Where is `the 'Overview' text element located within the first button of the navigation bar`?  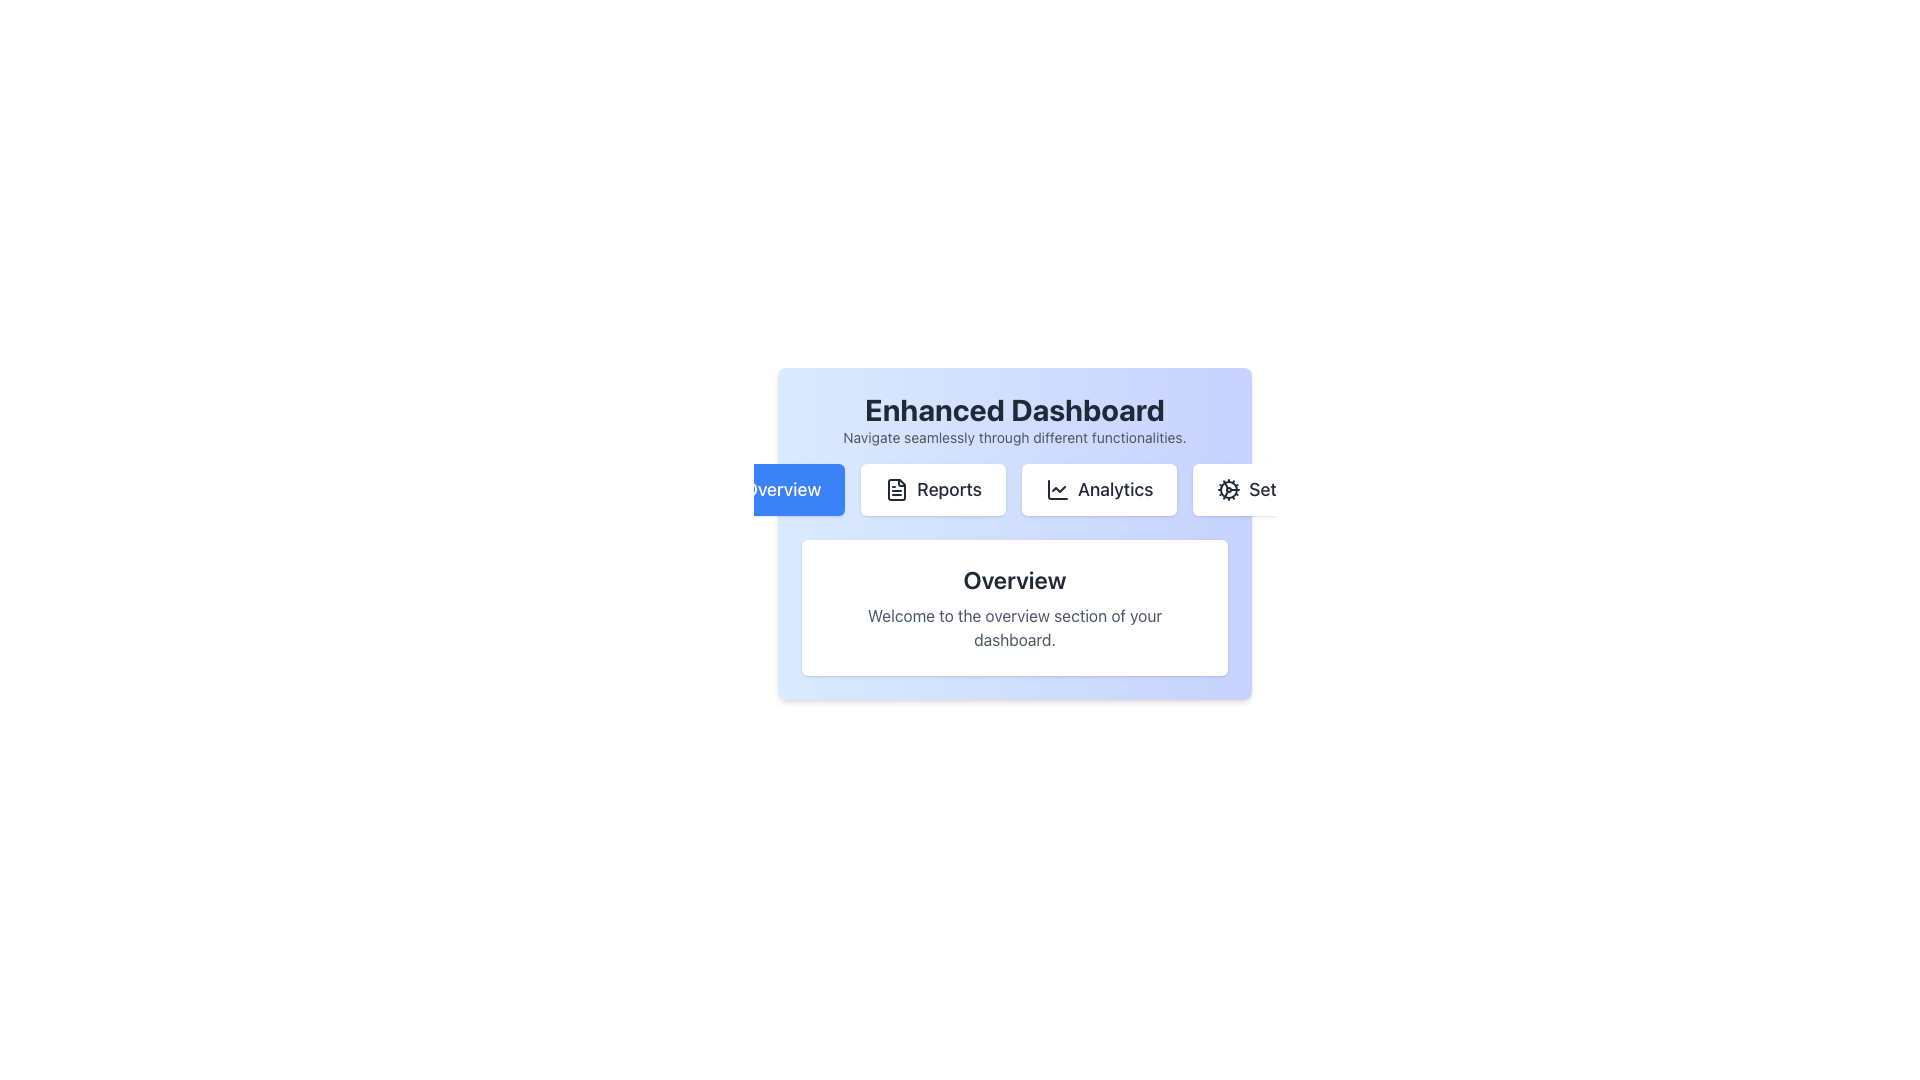 the 'Overview' text element located within the first button of the navigation bar is located at coordinates (781, 489).